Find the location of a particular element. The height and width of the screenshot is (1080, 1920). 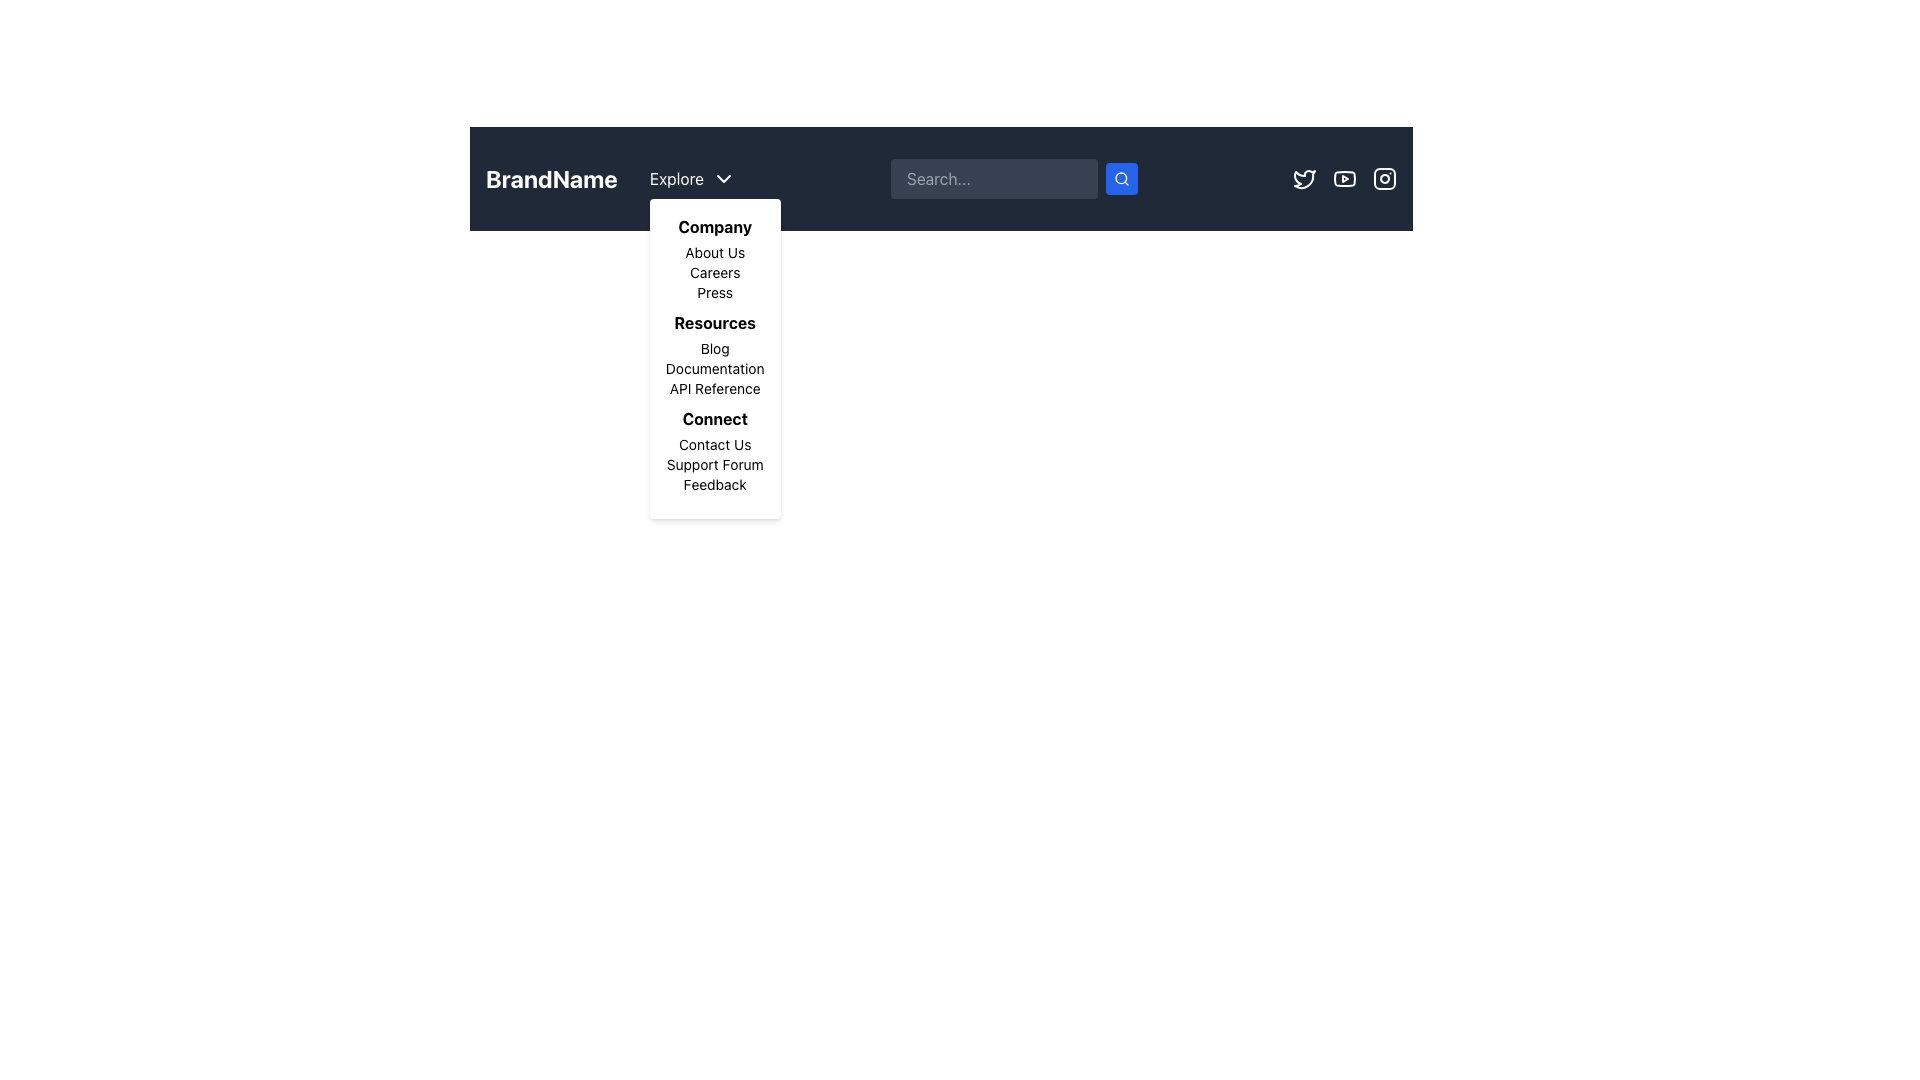

the 'Connect' menu section in the dropdown under 'Explore' to observe the underline hover effect on the links: 'Contact Us,' 'Support Forum,' and 'Feedback.' is located at coordinates (715, 451).